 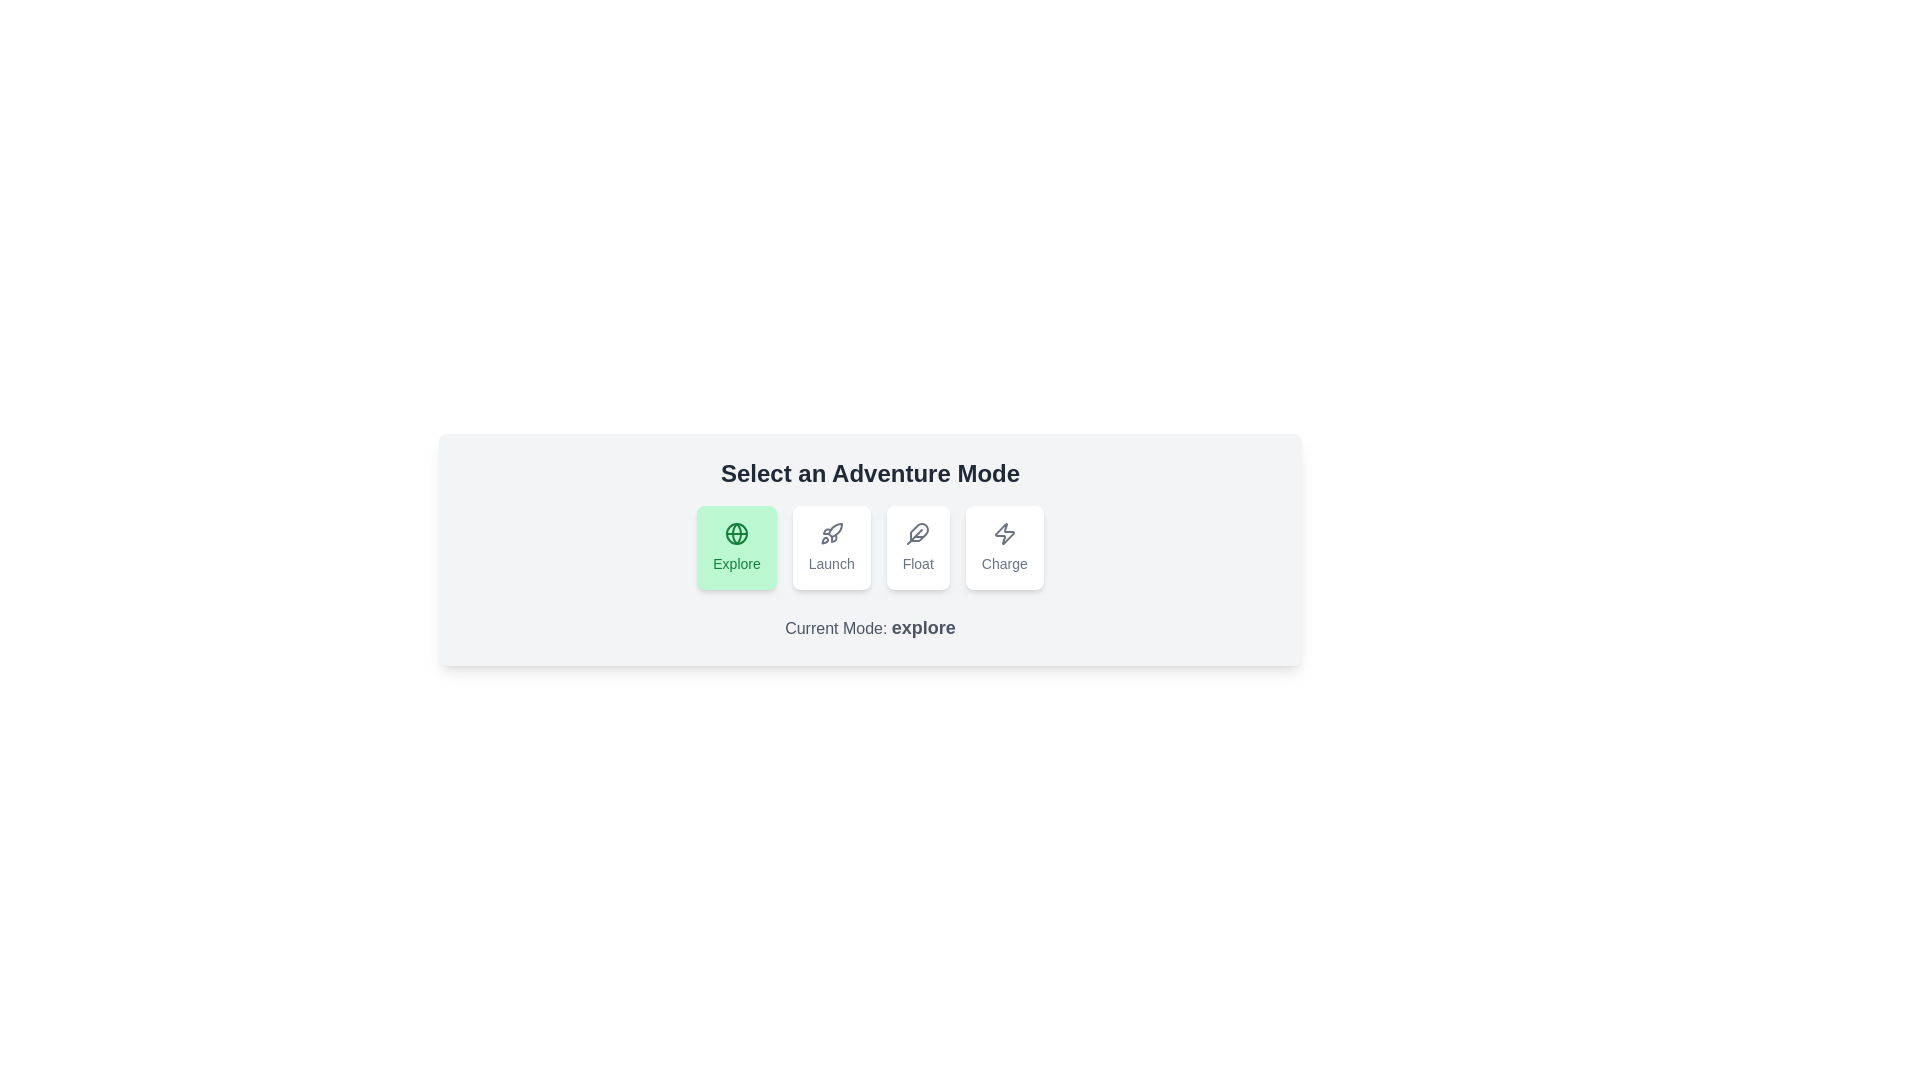 What do you see at coordinates (1004, 547) in the screenshot?
I see `the mode charge by clicking its respective button` at bounding box center [1004, 547].